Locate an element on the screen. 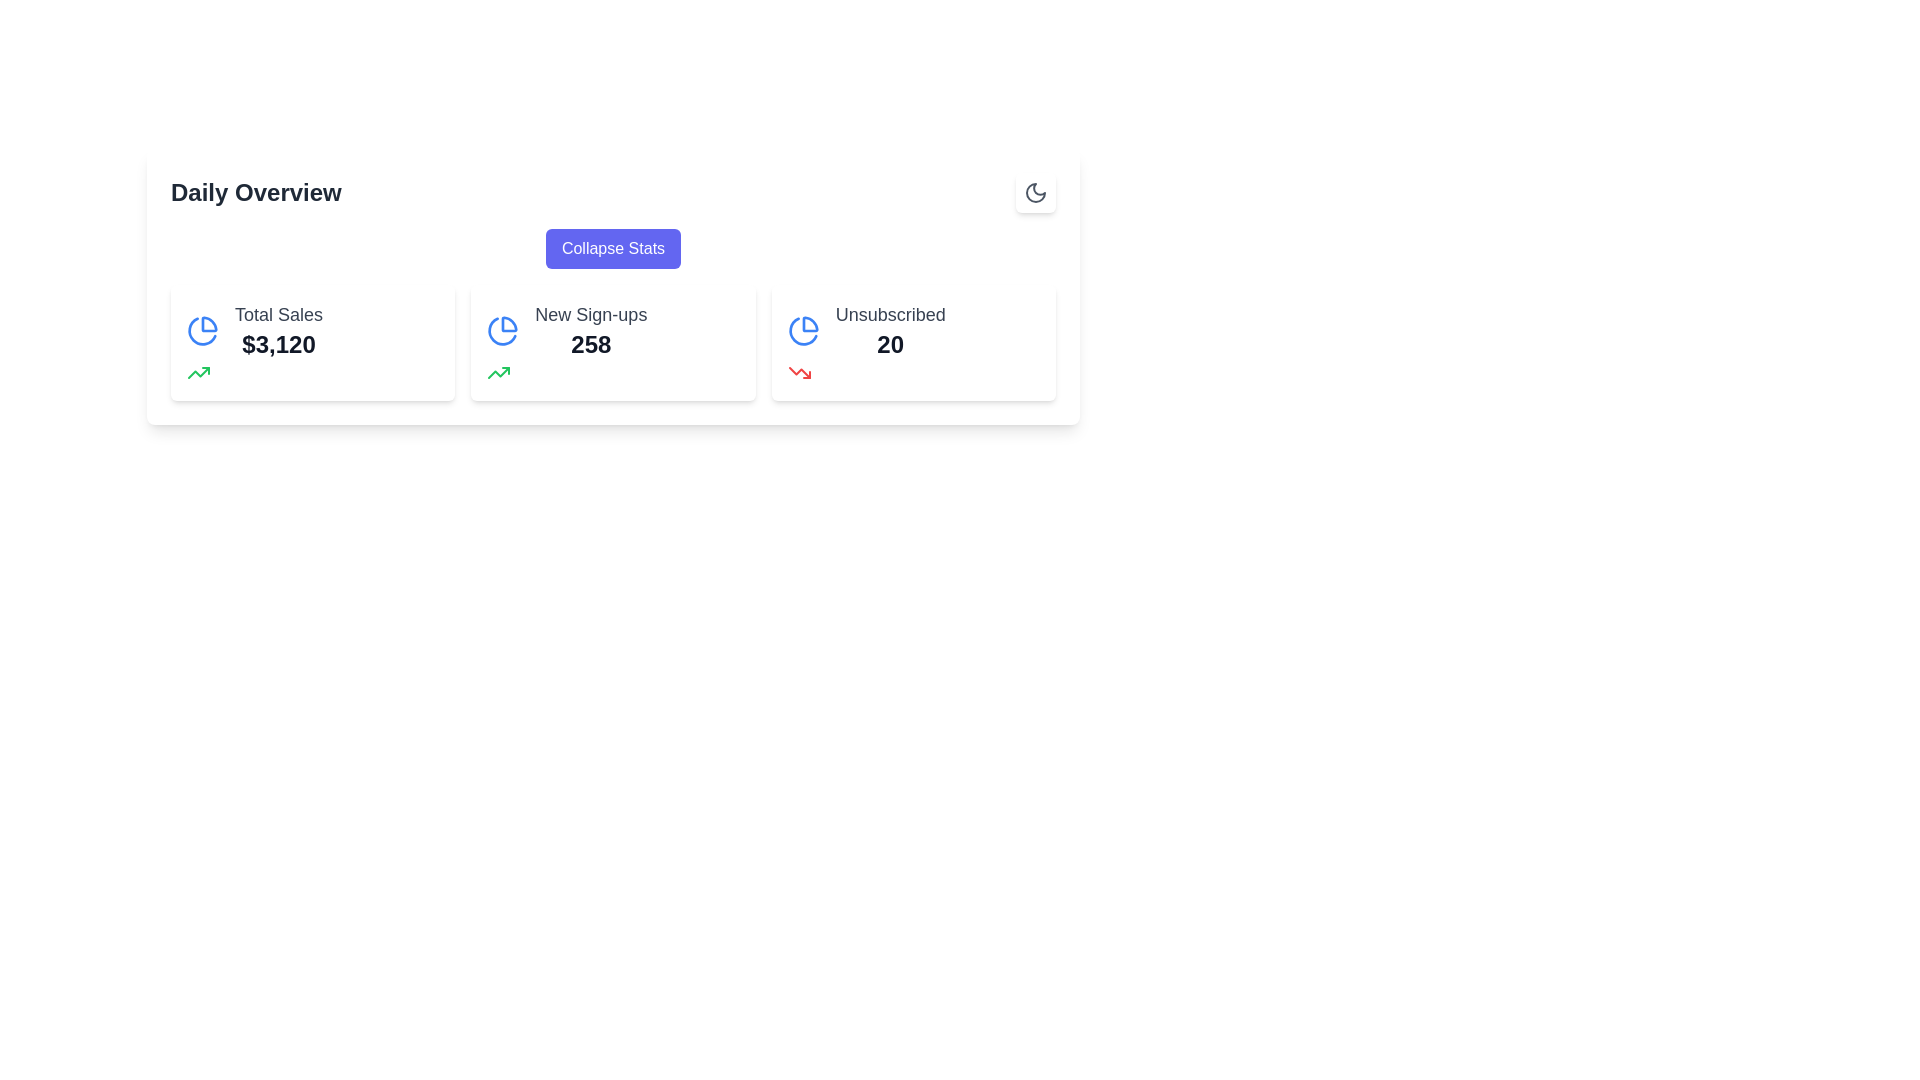 This screenshot has height=1080, width=1920. the positive trend arrow icon located in the bottom-left corner of the 'Total Sales' card in the 'Daily Overview' section to visually indicate an increase in total sales is located at coordinates (499, 373).